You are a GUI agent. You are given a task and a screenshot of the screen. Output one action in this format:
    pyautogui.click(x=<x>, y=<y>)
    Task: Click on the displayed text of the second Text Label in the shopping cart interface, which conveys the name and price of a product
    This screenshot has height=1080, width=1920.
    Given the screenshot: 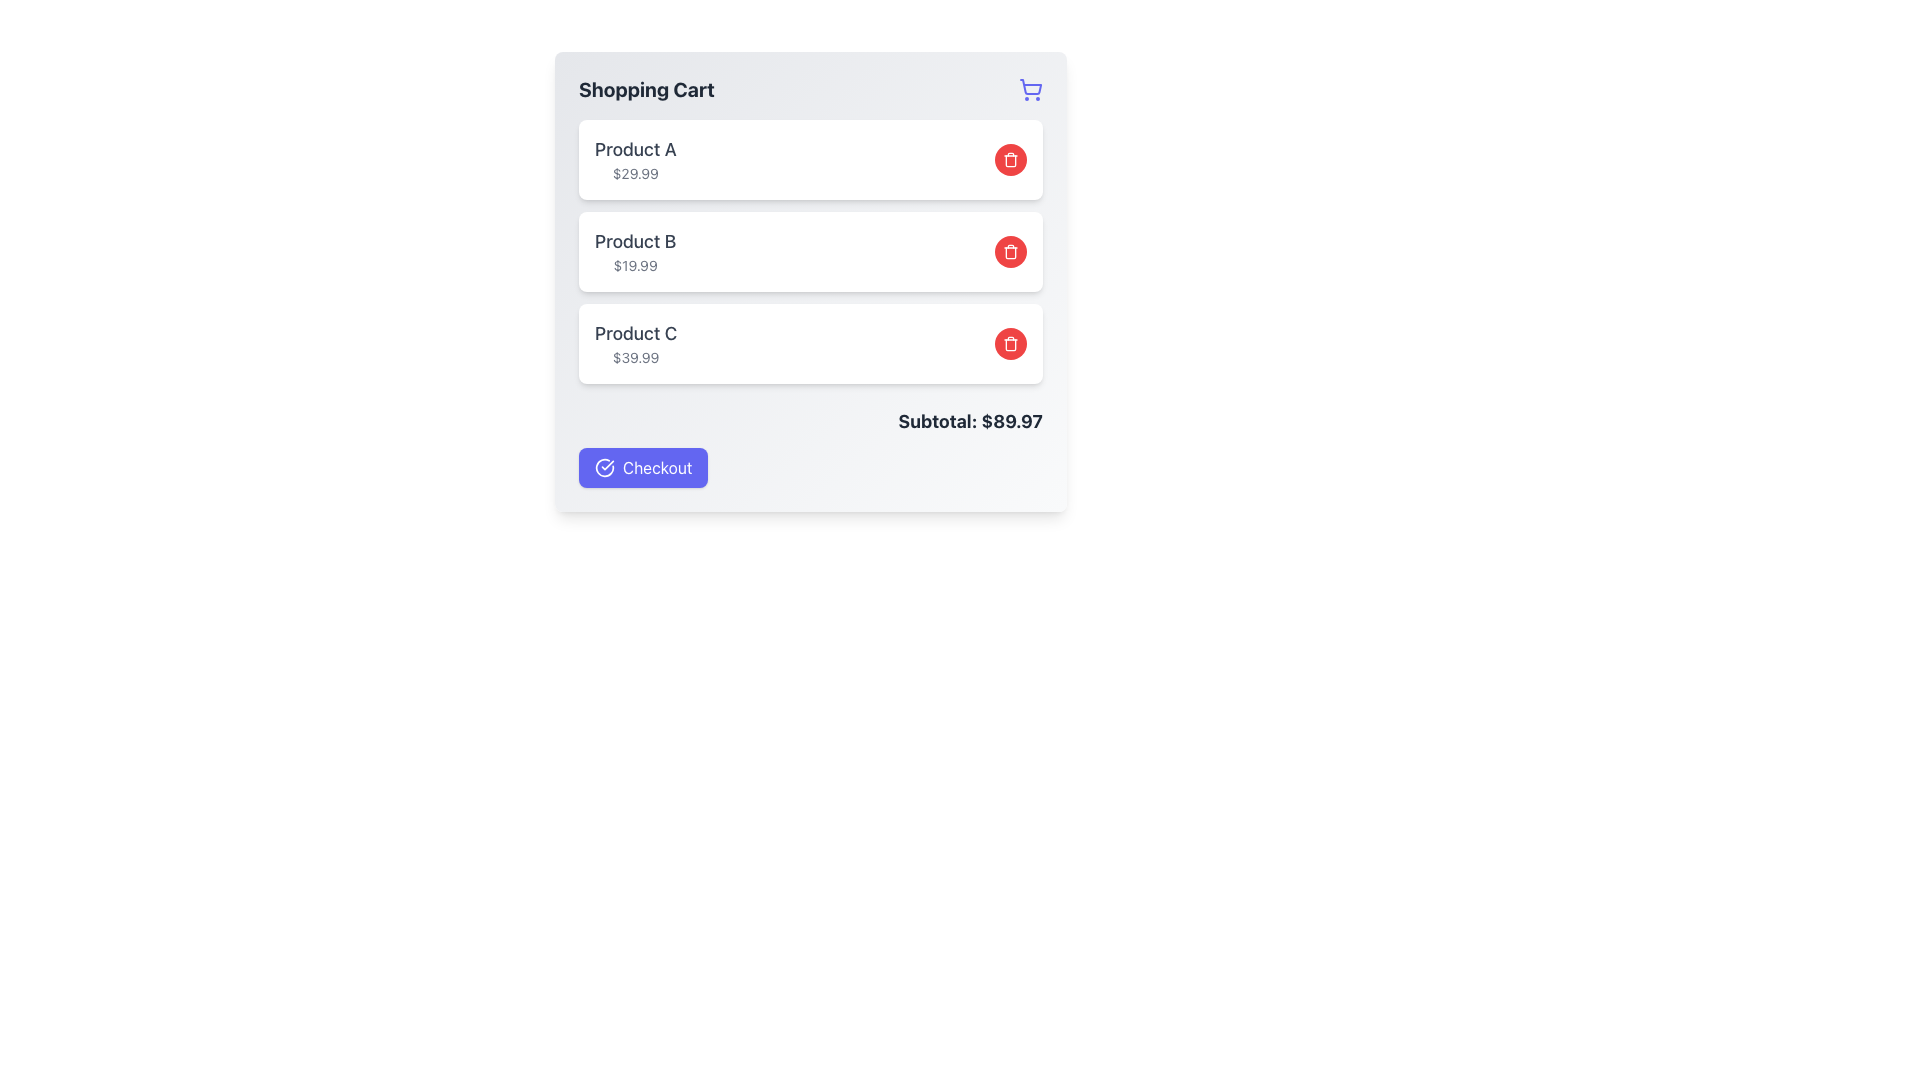 What is the action you would take?
    pyautogui.click(x=634, y=250)
    